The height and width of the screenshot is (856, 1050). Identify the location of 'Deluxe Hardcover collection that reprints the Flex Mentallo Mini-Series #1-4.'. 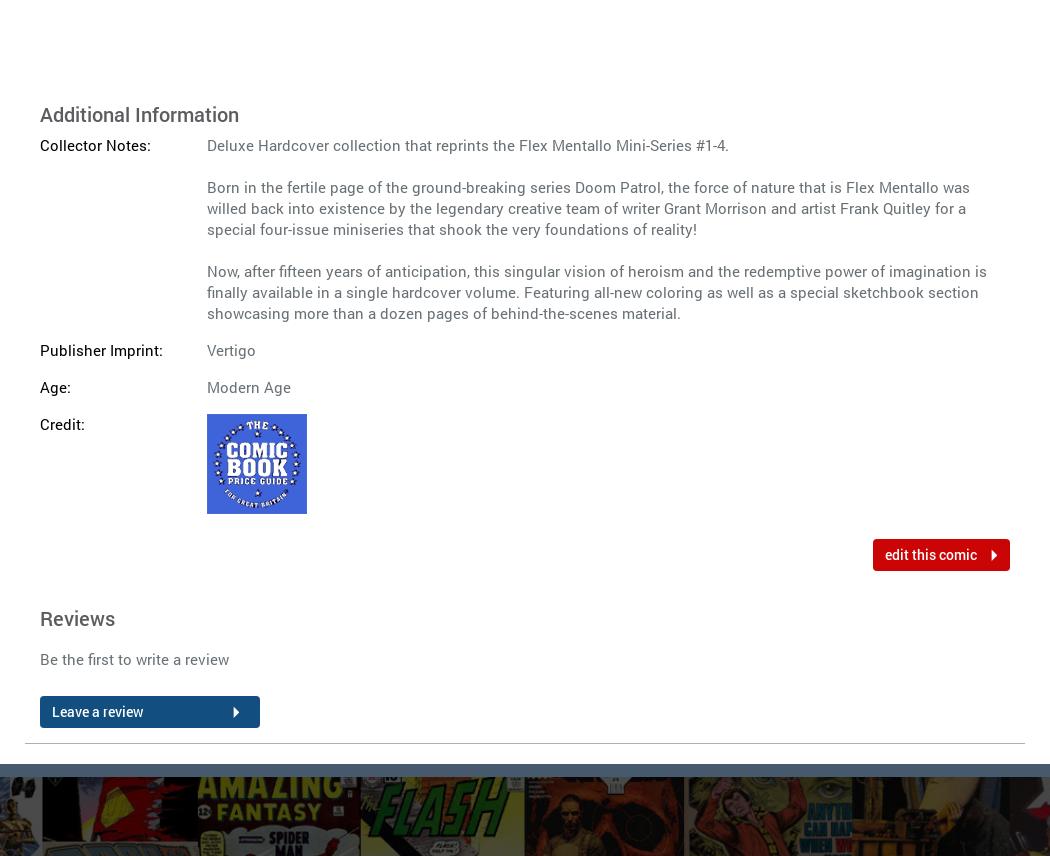
(467, 145).